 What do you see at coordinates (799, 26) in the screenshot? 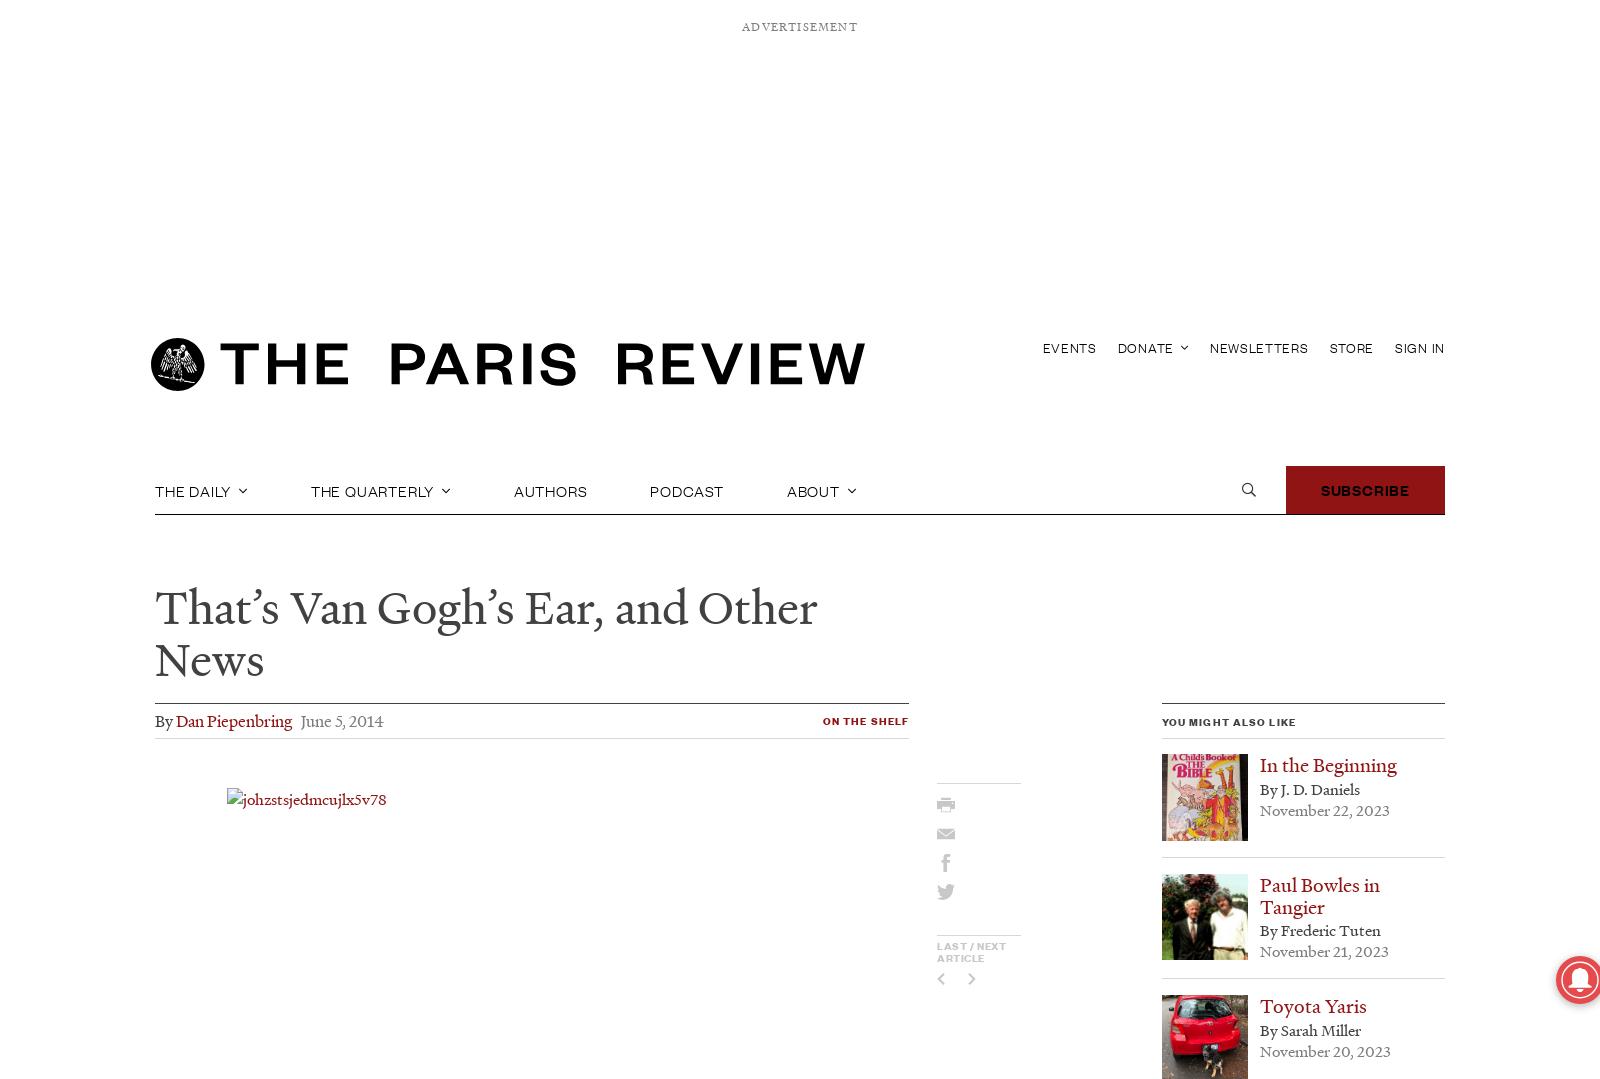
I see `'Advertisement'` at bounding box center [799, 26].